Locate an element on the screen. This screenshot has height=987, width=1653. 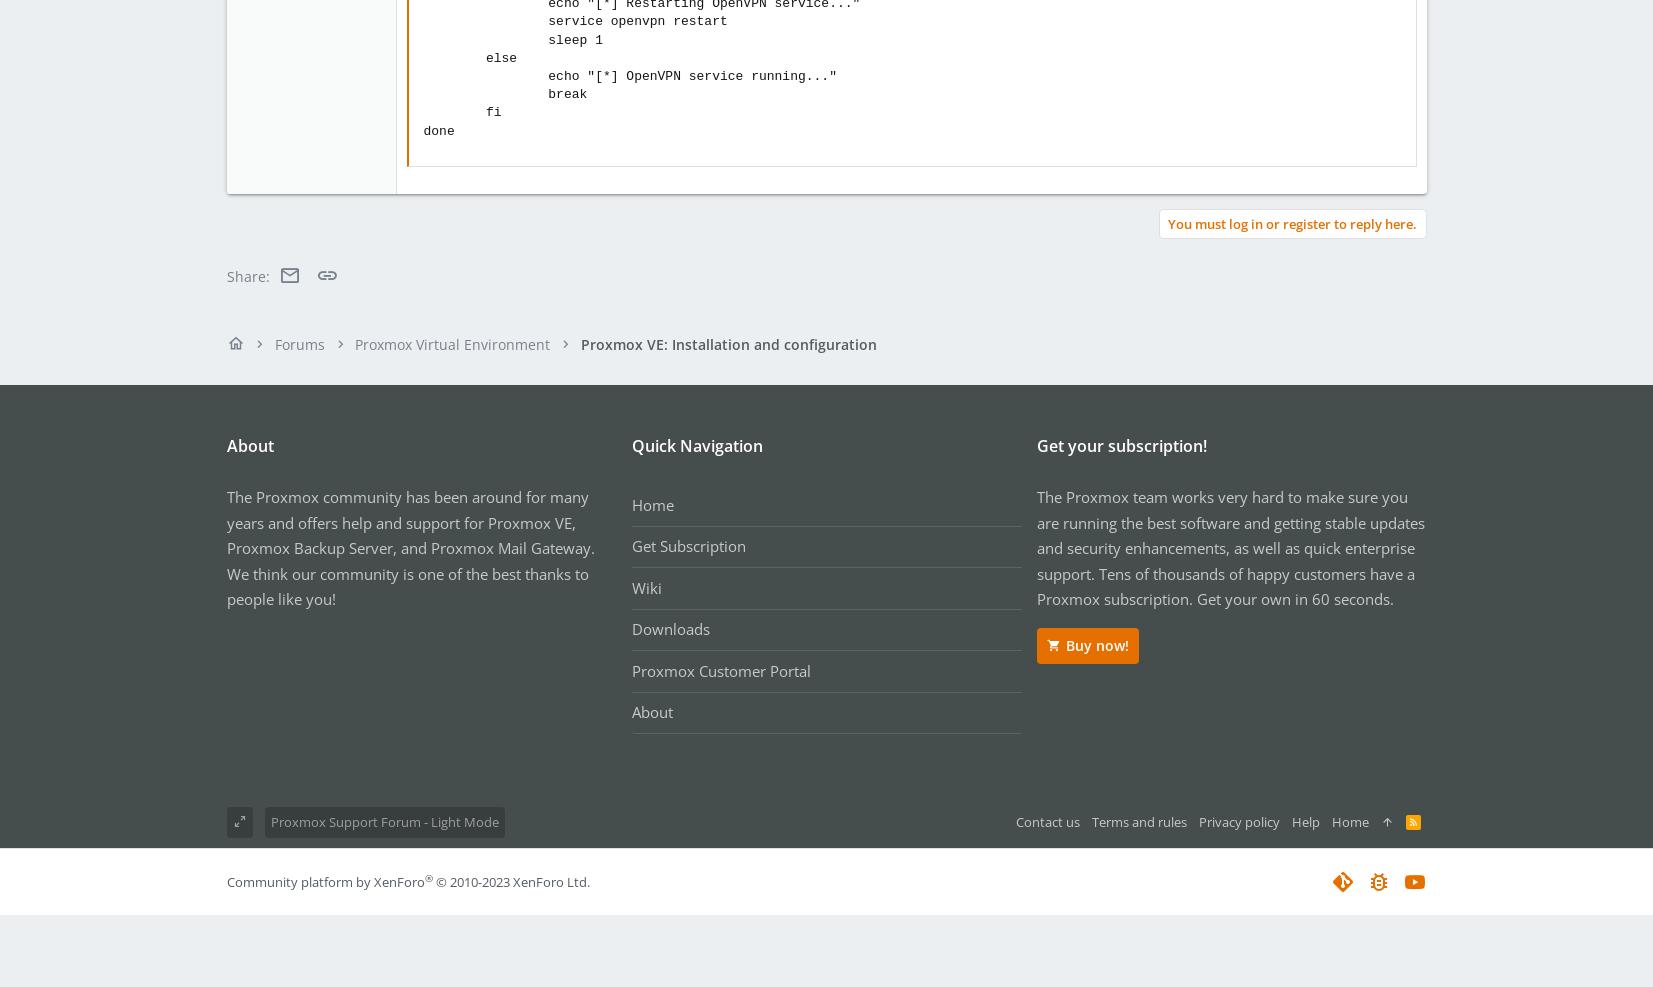
'Downloads' is located at coordinates (629, 628).